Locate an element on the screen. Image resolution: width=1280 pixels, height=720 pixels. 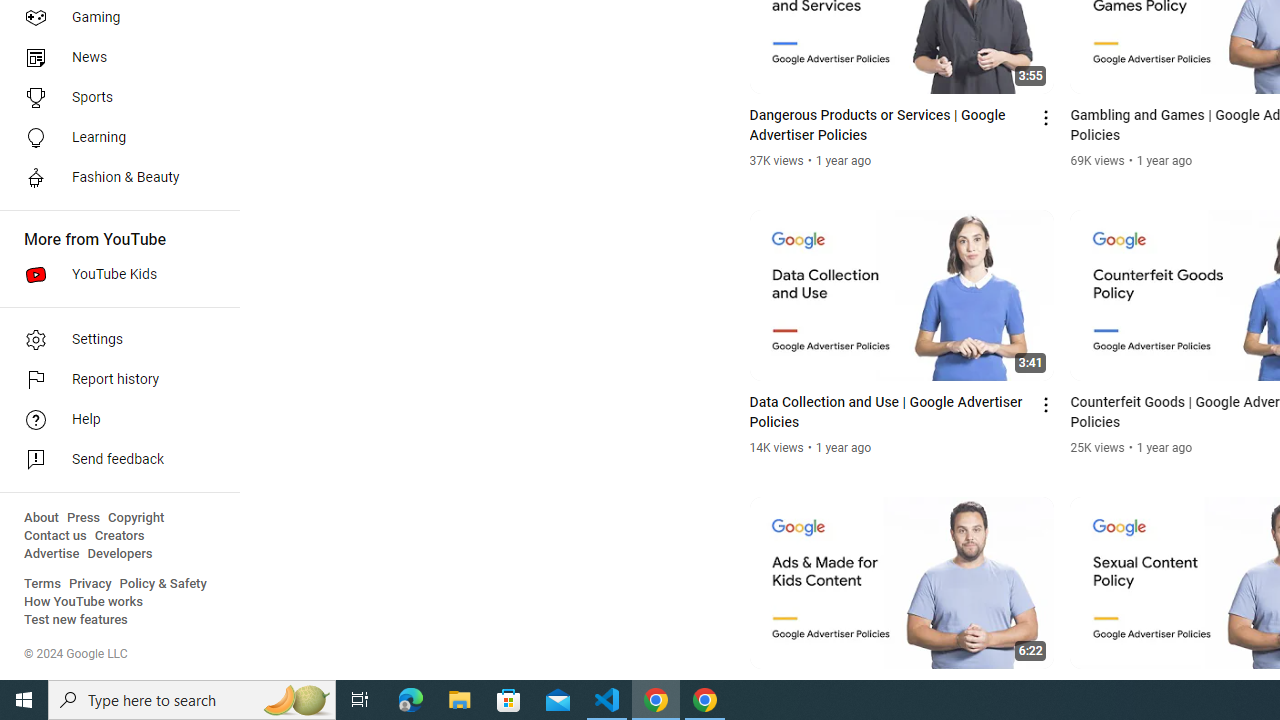
'Help' is located at coordinates (112, 419).